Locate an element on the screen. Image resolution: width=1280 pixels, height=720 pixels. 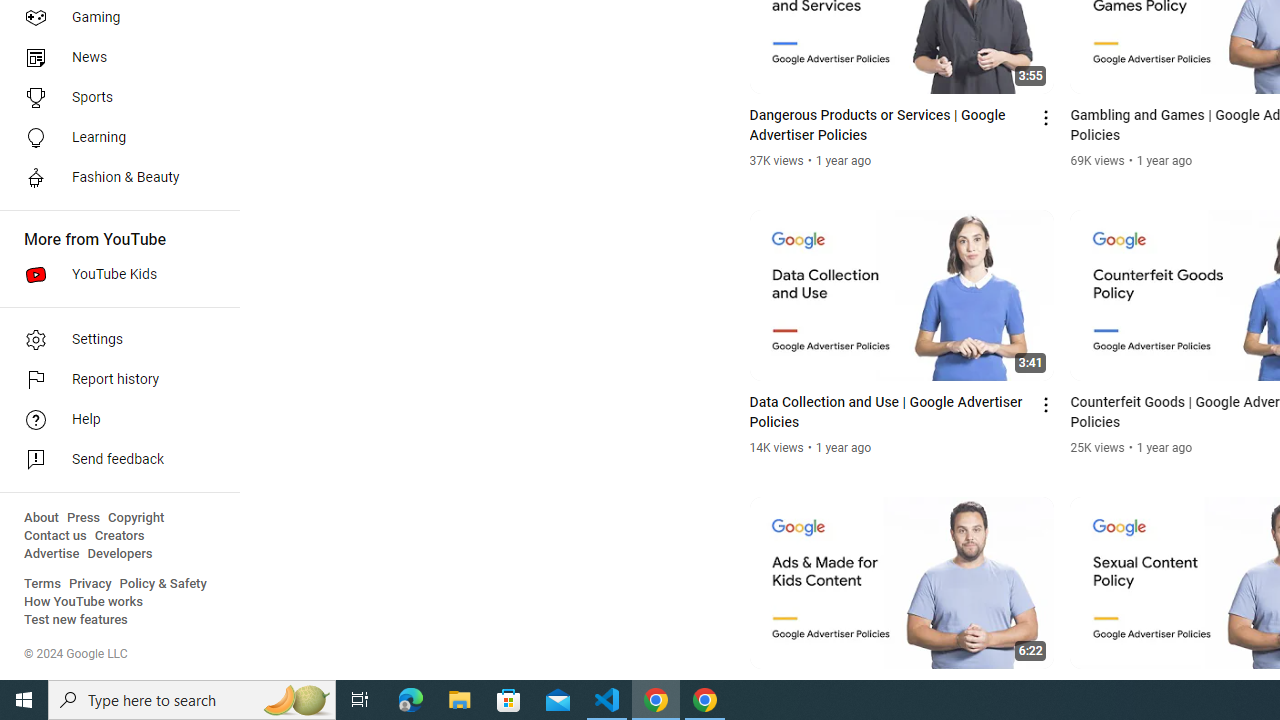
'Help' is located at coordinates (112, 419).